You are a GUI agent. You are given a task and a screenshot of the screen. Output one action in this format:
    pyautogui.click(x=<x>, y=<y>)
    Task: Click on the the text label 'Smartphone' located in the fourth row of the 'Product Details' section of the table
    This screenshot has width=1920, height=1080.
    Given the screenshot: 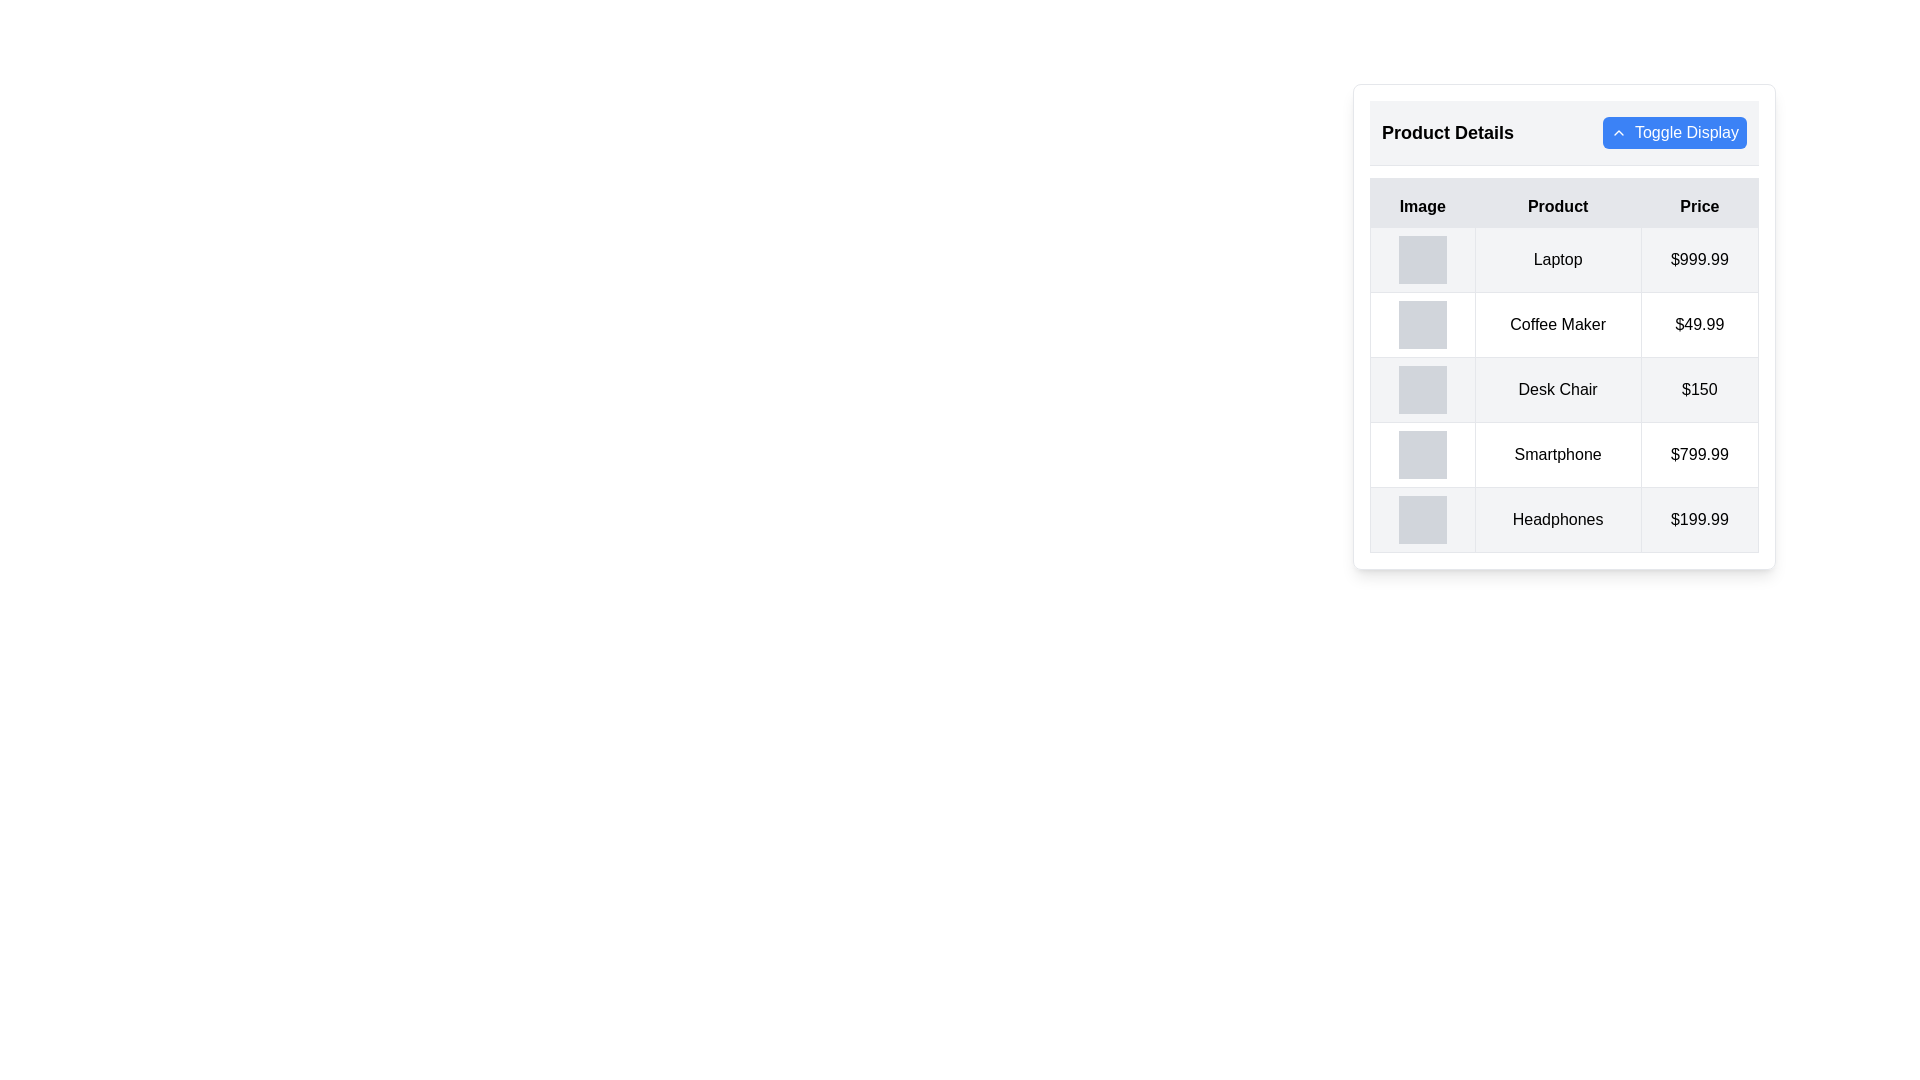 What is the action you would take?
    pyautogui.click(x=1557, y=455)
    